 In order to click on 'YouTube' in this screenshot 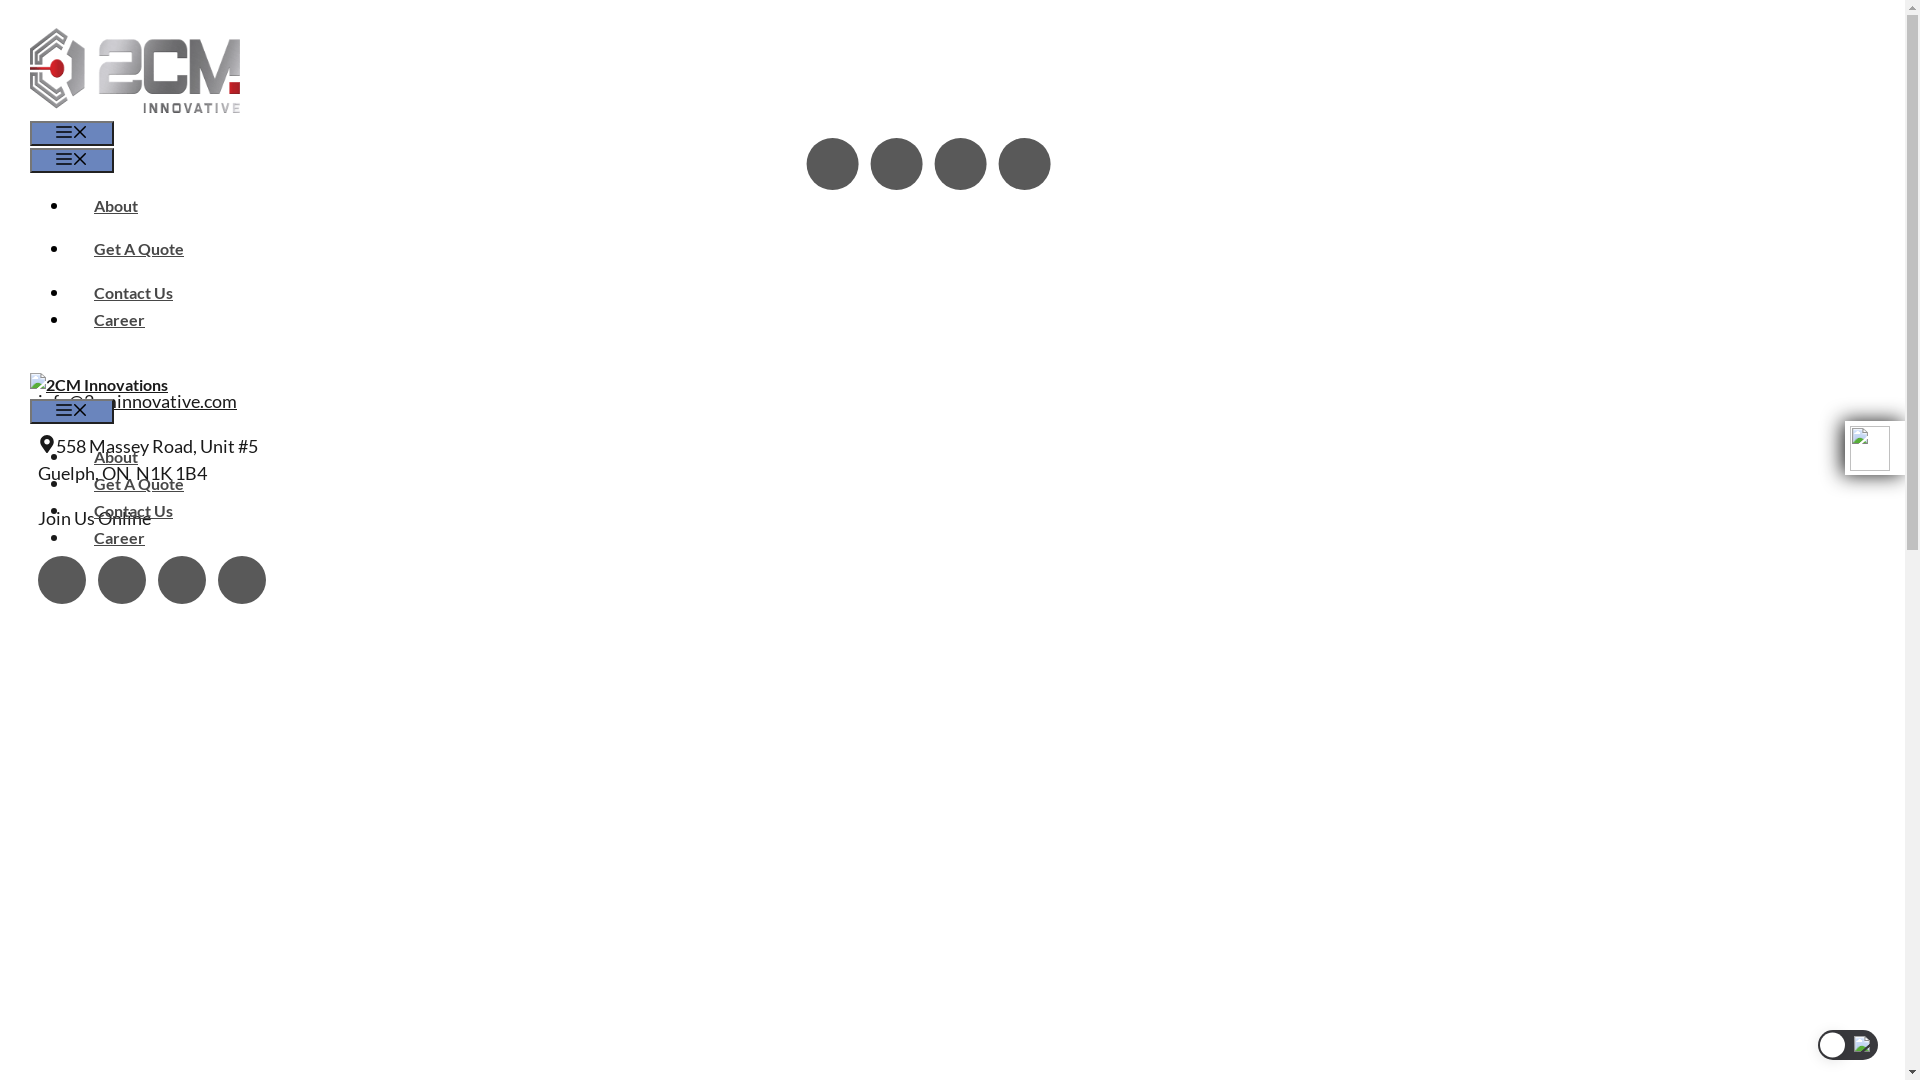, I will do `click(157, 579)`.